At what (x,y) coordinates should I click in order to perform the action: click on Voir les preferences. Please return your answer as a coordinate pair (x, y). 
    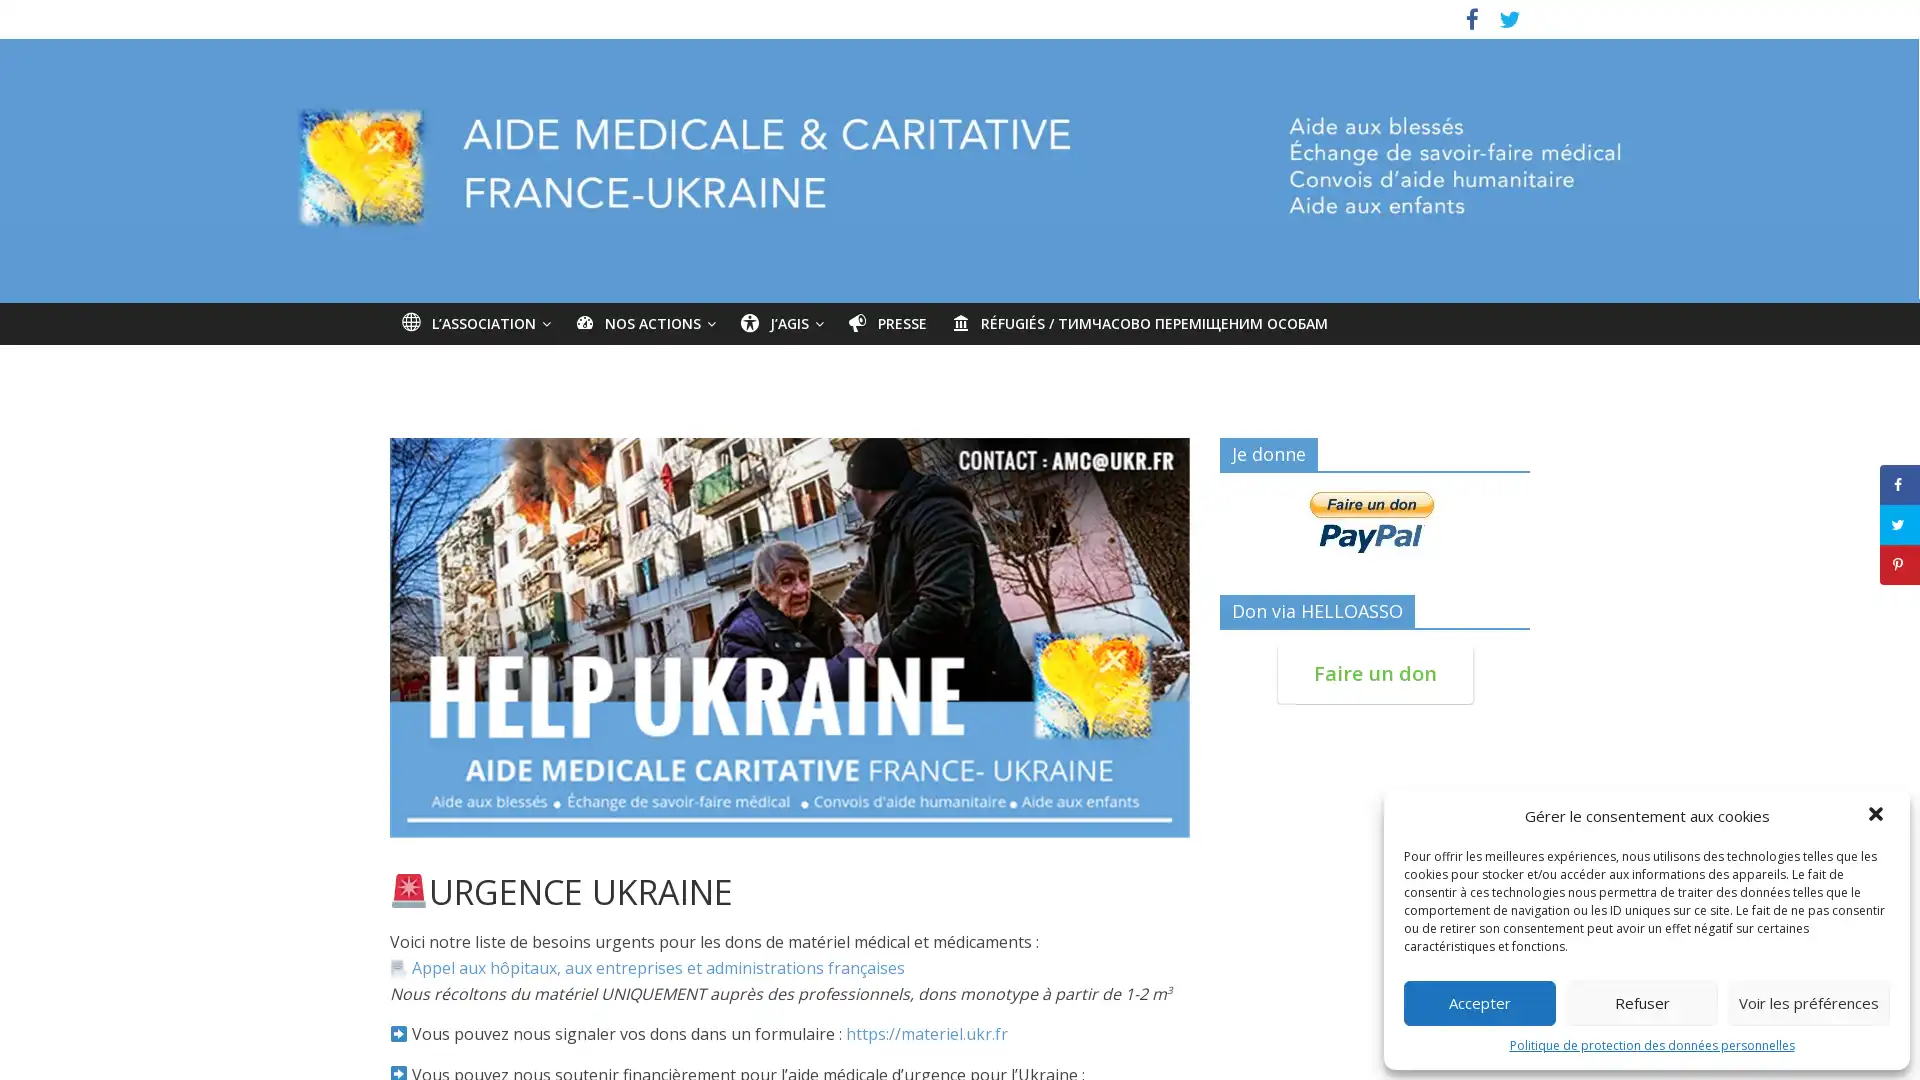
    Looking at the image, I should click on (1809, 1002).